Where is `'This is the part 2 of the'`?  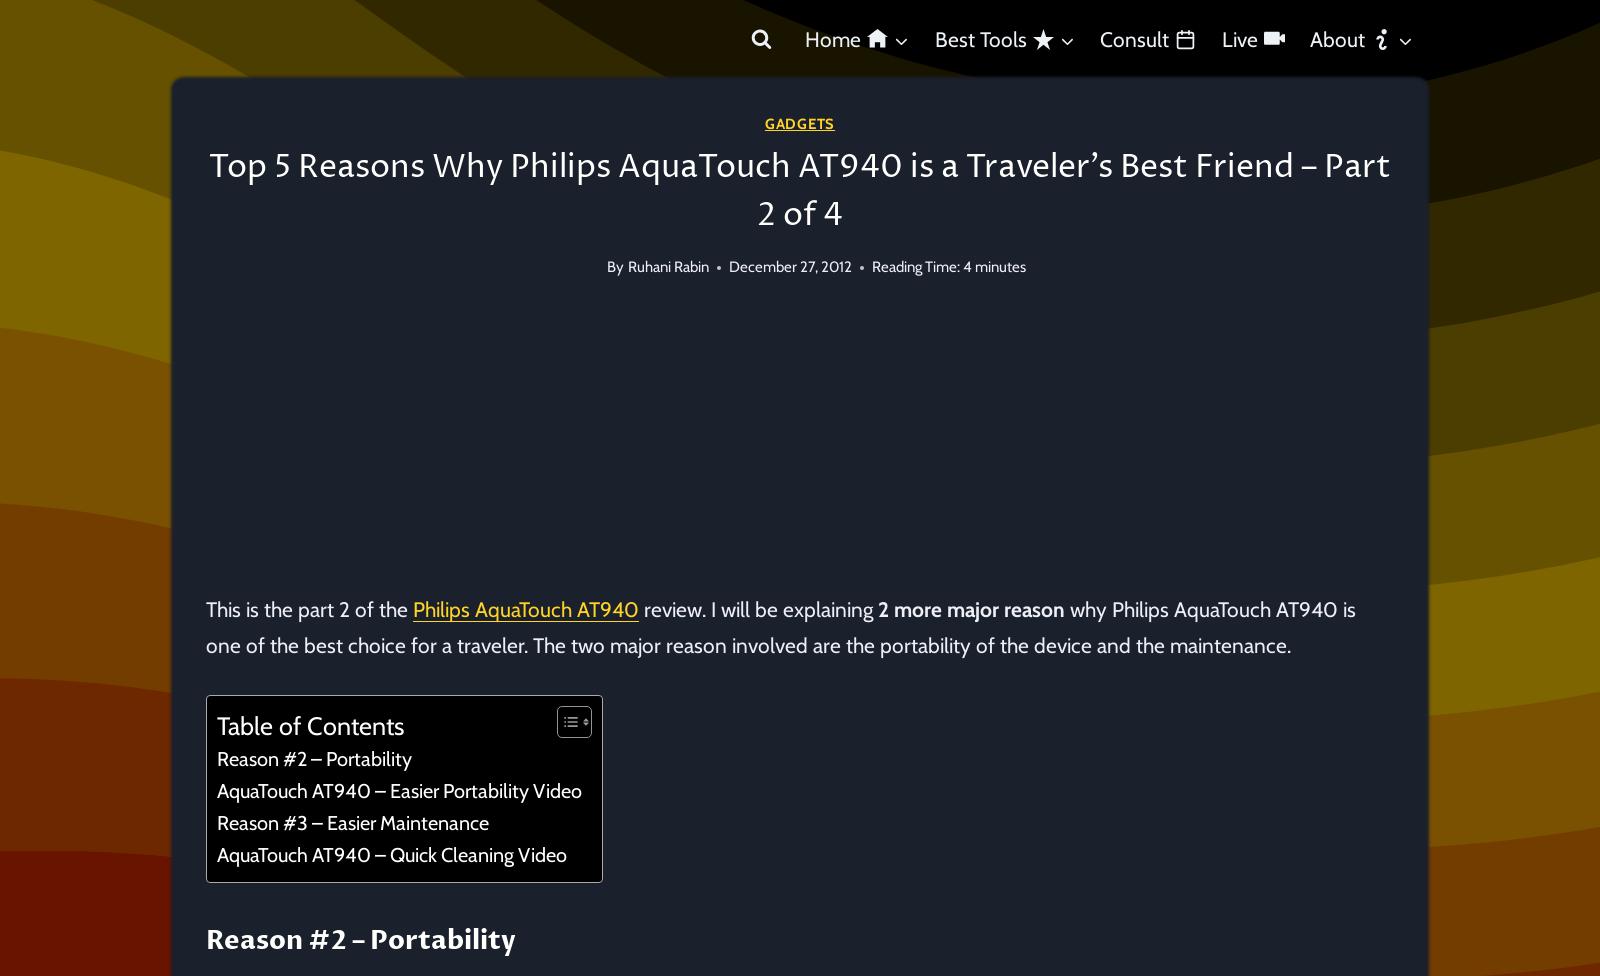 'This is the part 2 of the' is located at coordinates (309, 609).